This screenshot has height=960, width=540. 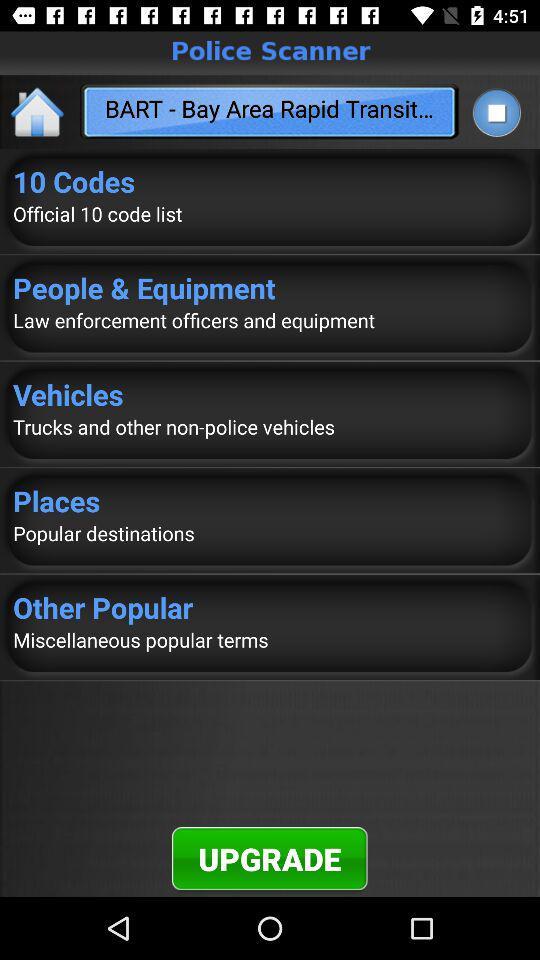 I want to click on 10 codes app, so click(x=270, y=181).